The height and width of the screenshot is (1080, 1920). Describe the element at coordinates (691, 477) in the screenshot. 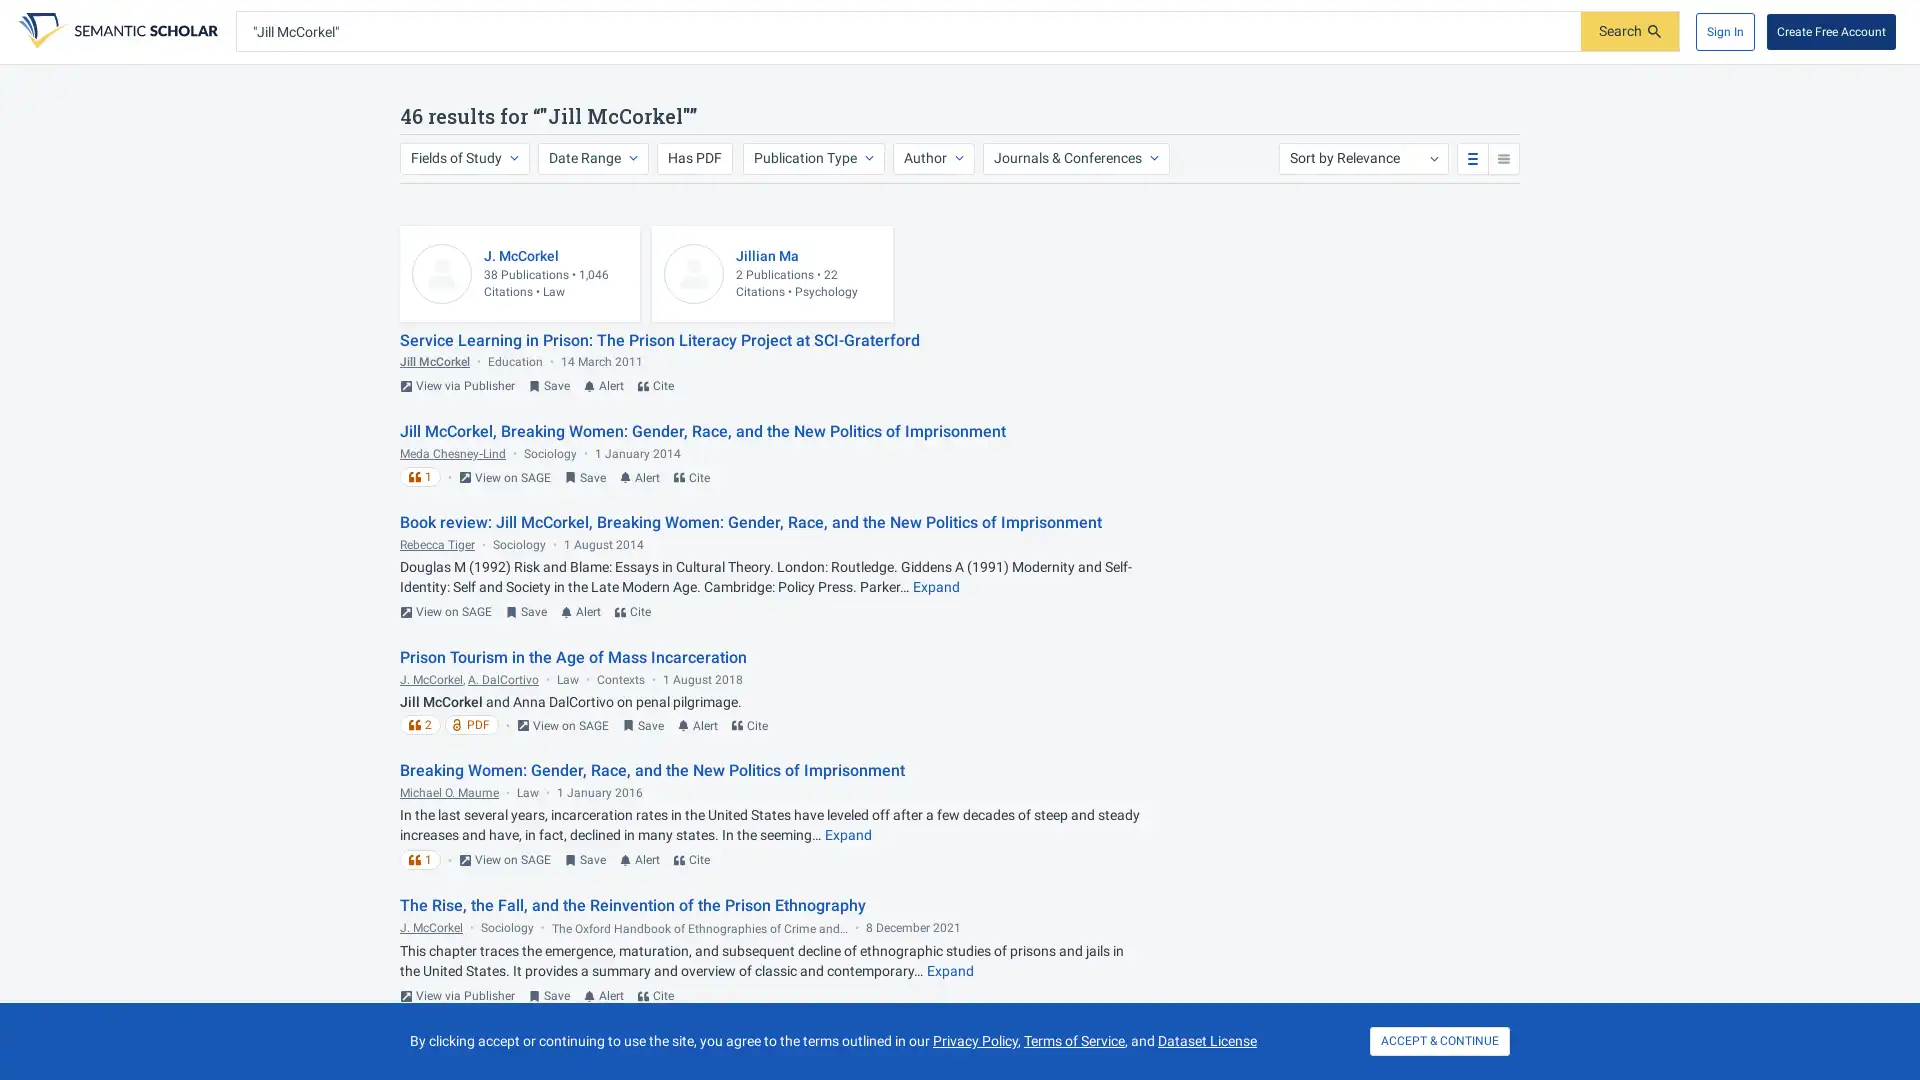

I see `Cite this paper` at that location.